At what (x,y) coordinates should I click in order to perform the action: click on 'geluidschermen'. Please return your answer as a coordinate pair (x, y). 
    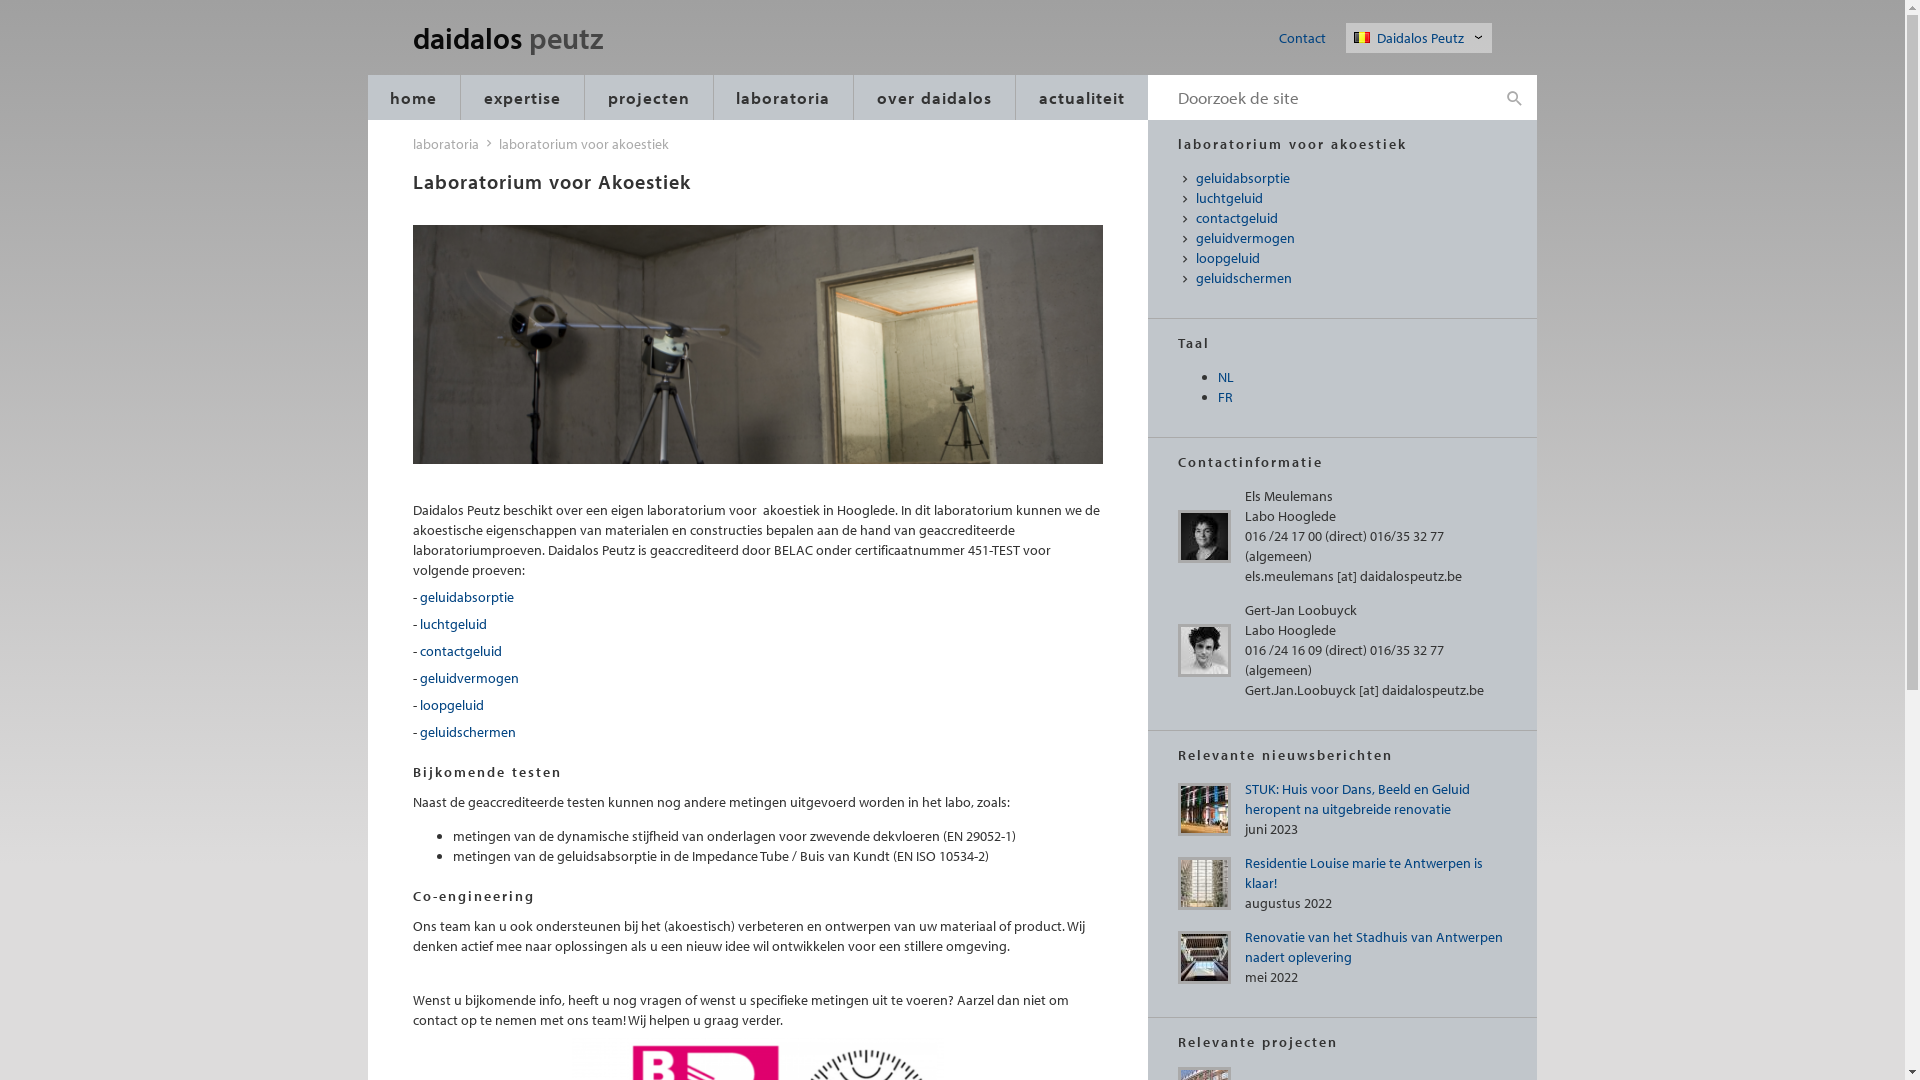
    Looking at the image, I should click on (1352, 278).